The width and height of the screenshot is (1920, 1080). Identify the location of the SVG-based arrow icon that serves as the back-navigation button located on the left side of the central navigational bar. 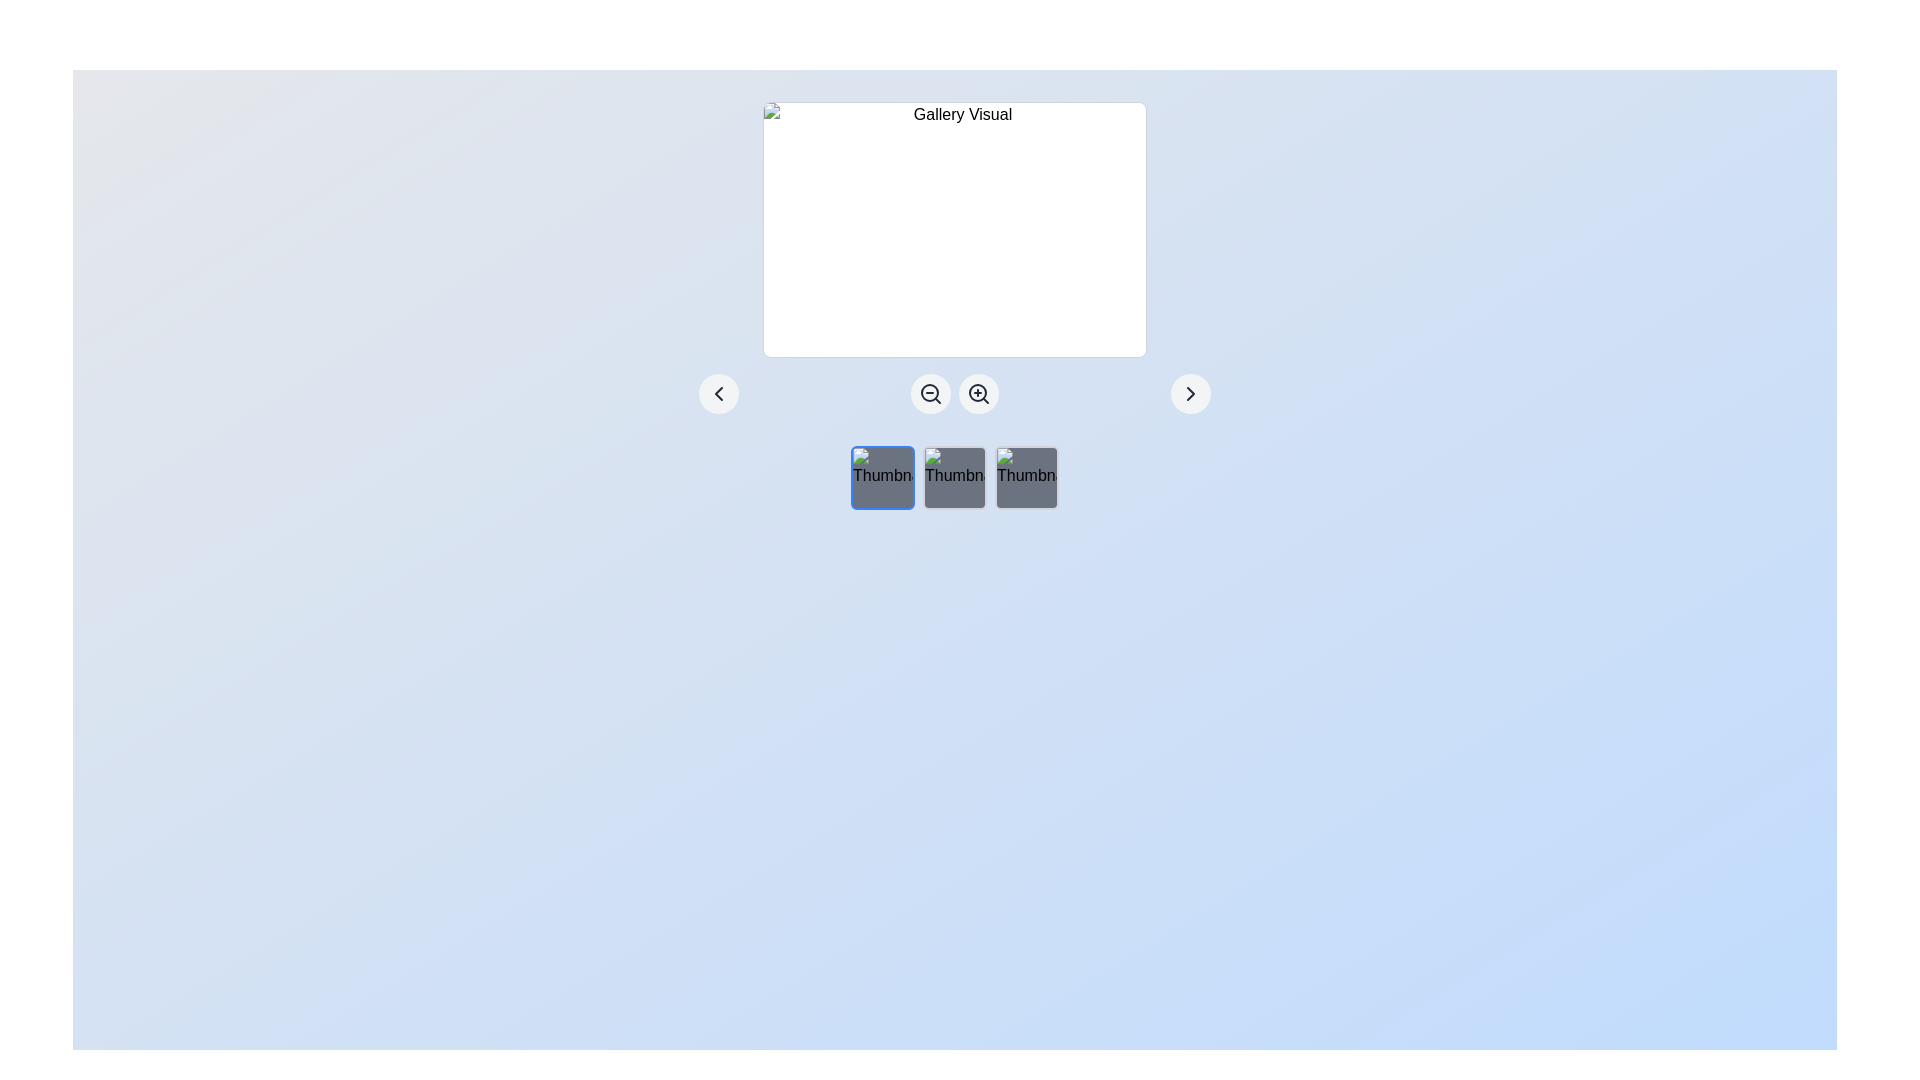
(719, 393).